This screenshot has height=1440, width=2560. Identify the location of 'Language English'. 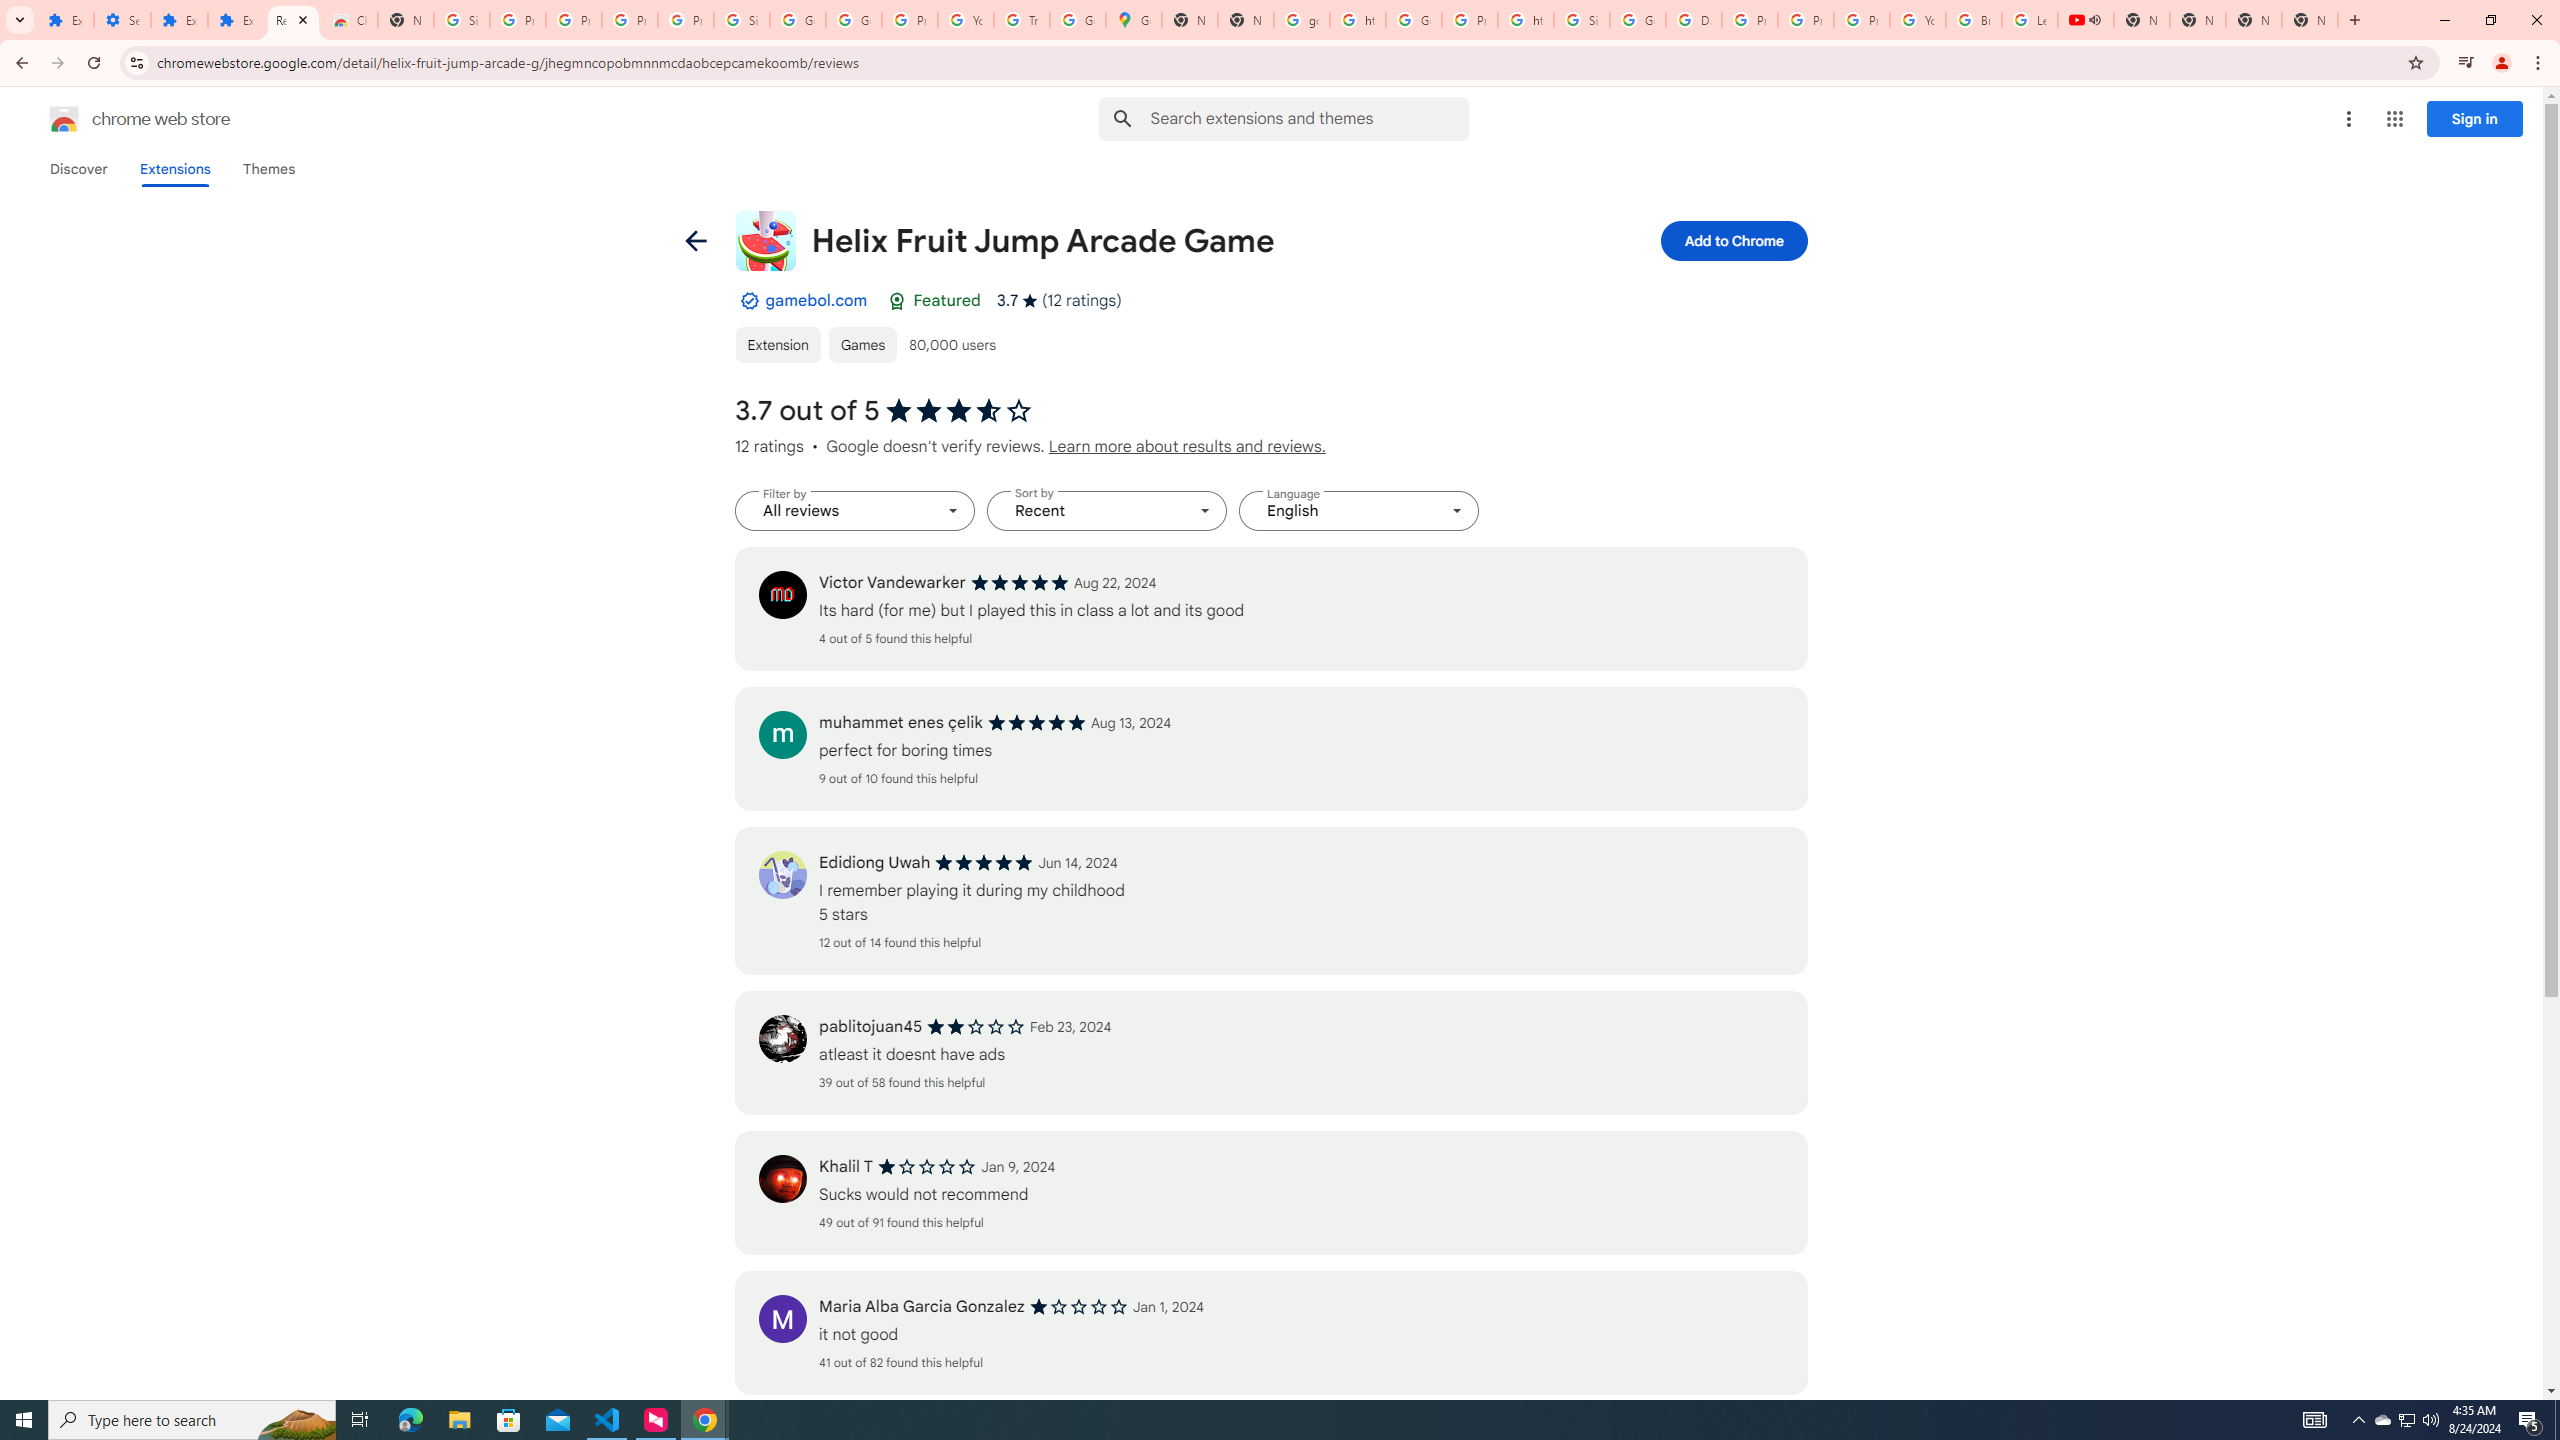
(1358, 510).